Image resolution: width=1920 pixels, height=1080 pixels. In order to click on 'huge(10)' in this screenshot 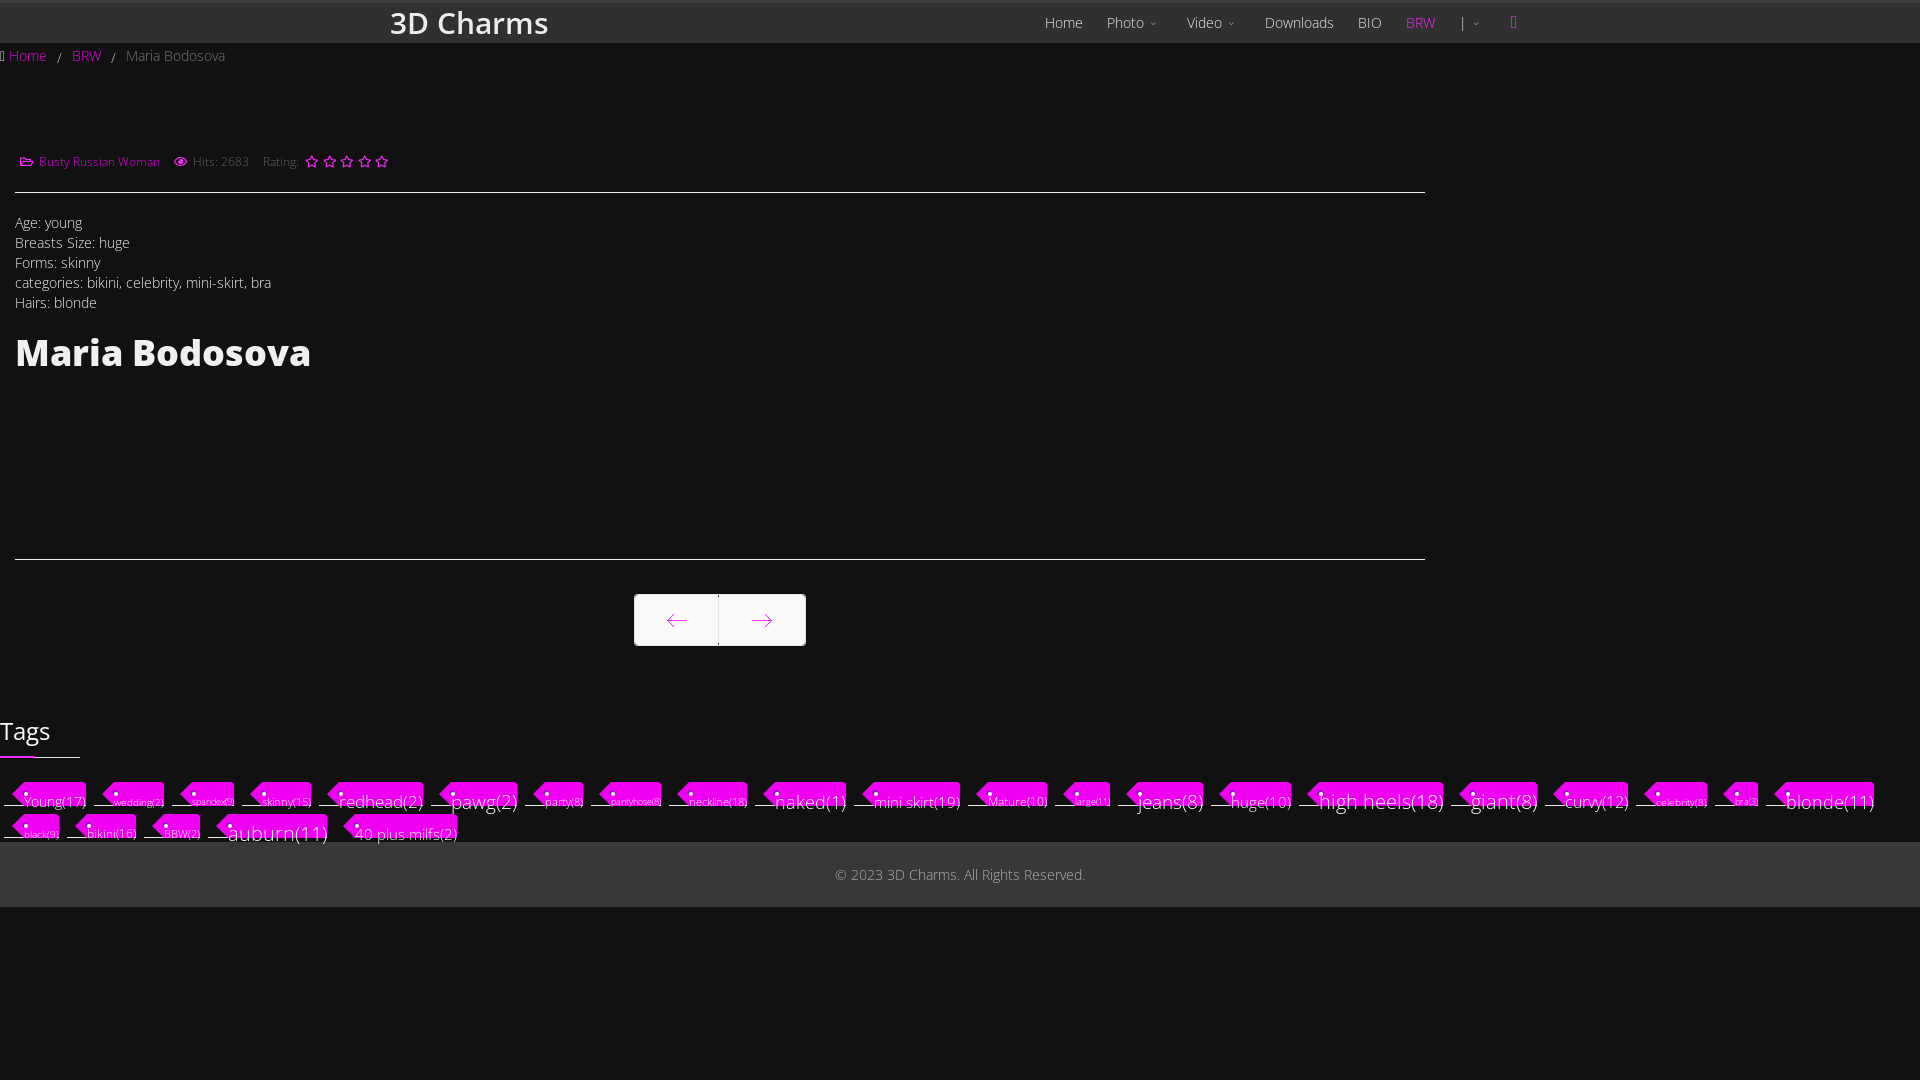, I will do `click(1260, 793)`.